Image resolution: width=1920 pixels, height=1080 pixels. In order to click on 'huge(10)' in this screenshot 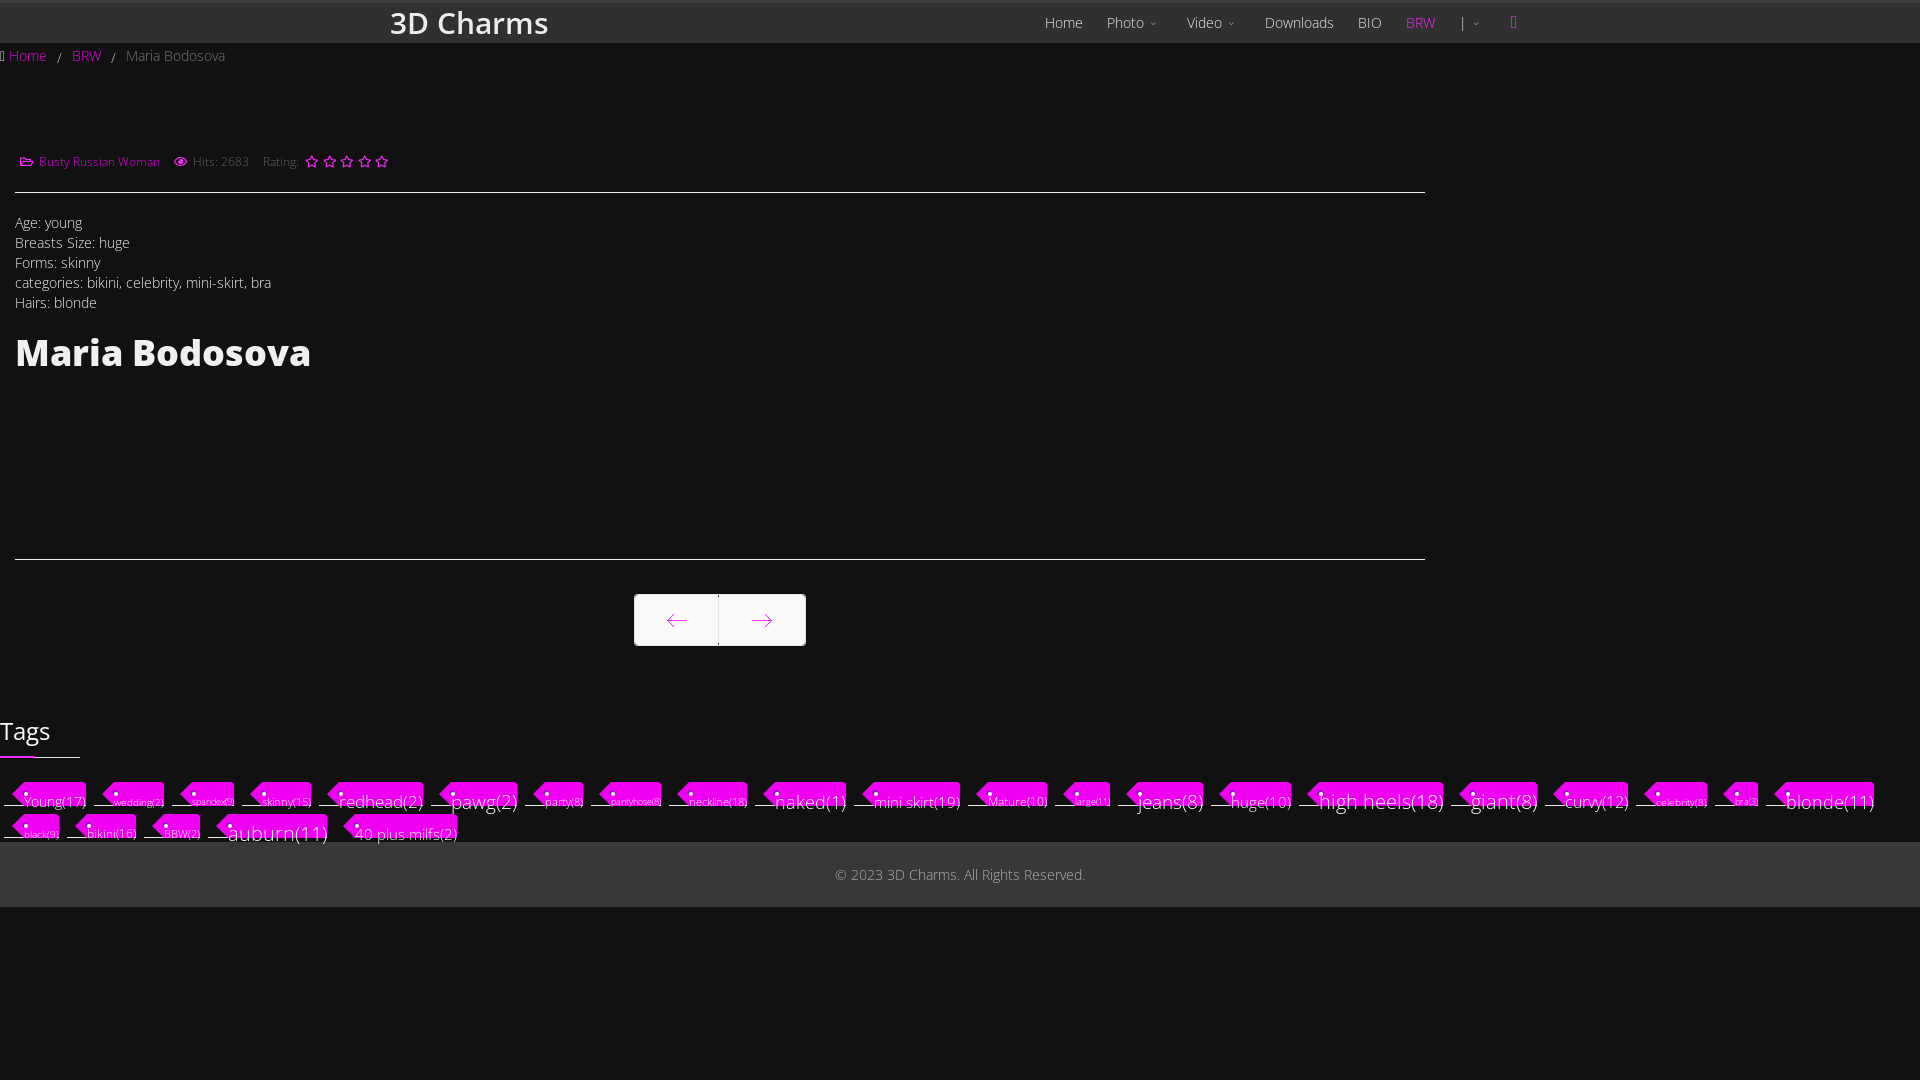, I will do `click(1260, 793)`.